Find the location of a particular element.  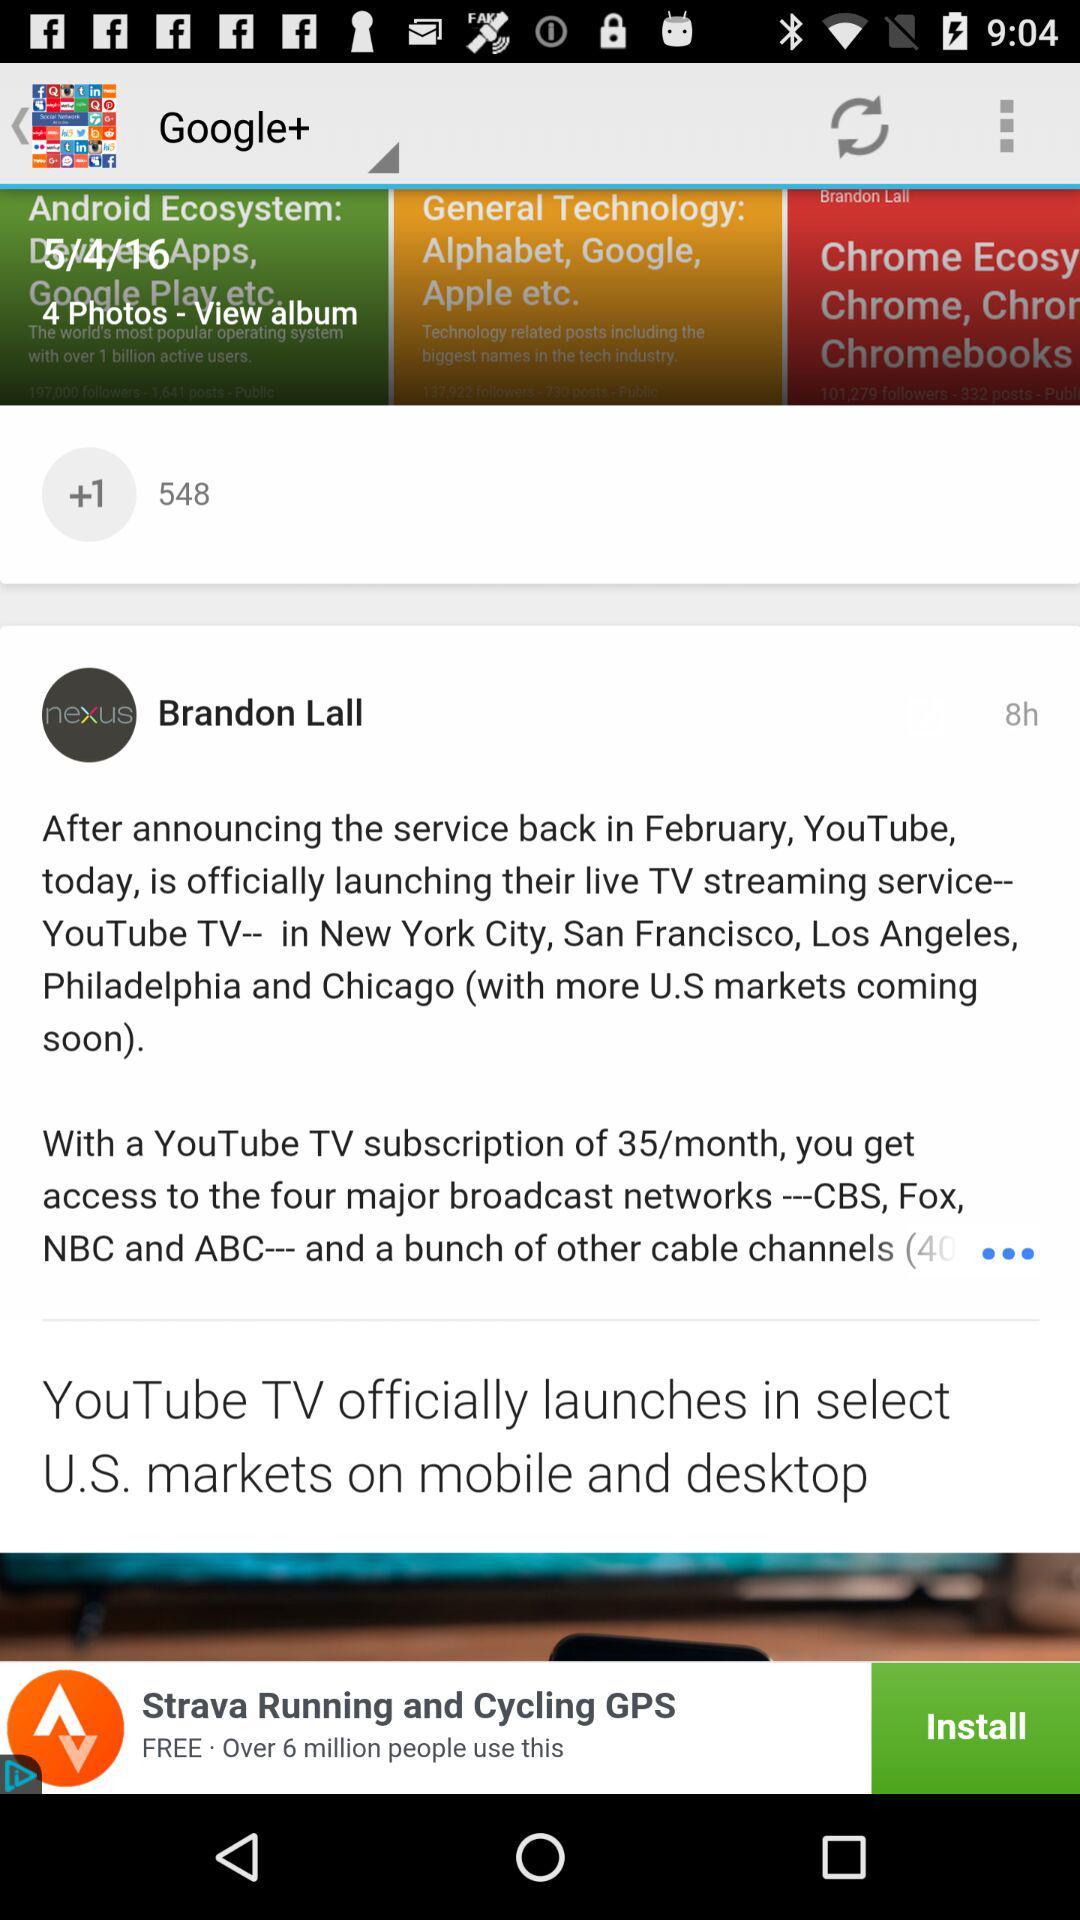

install the strava running and cycling gps app is located at coordinates (540, 1727).